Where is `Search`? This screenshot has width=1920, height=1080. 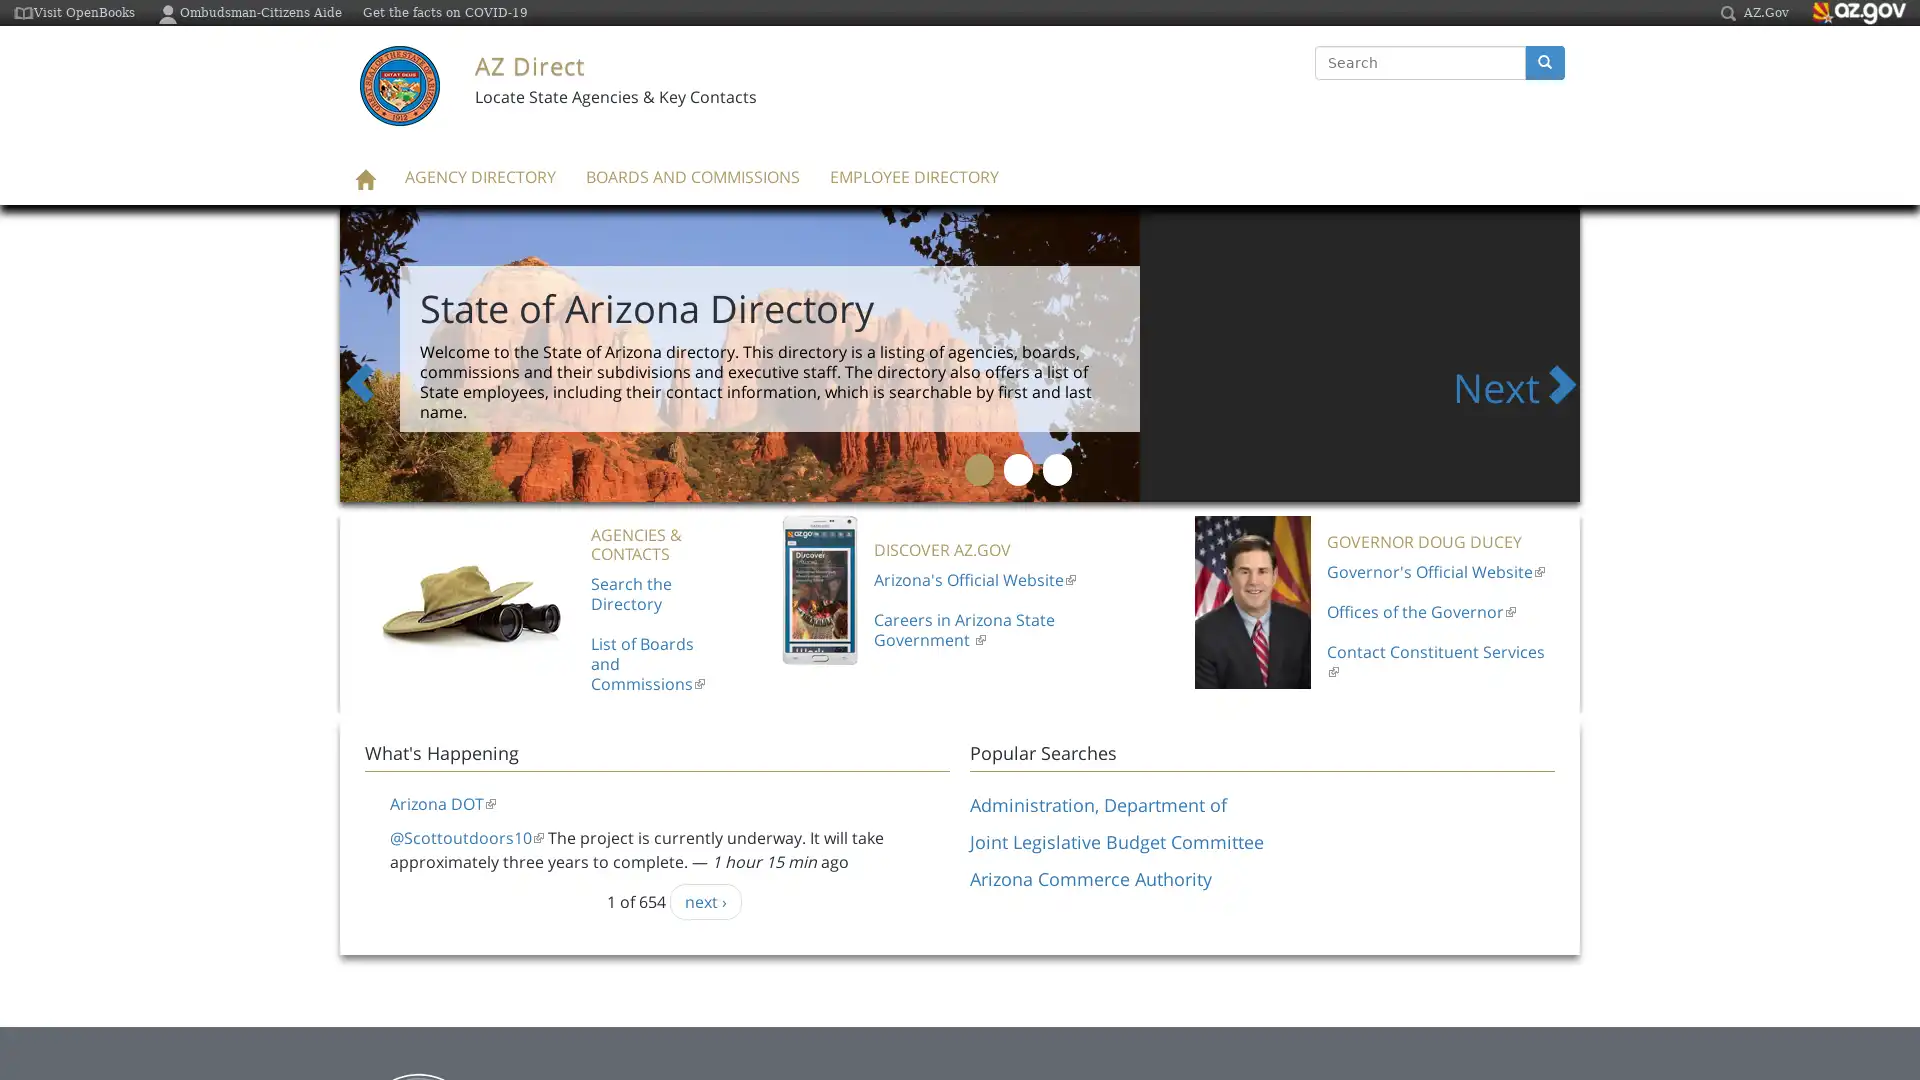 Search is located at coordinates (1315, 80).